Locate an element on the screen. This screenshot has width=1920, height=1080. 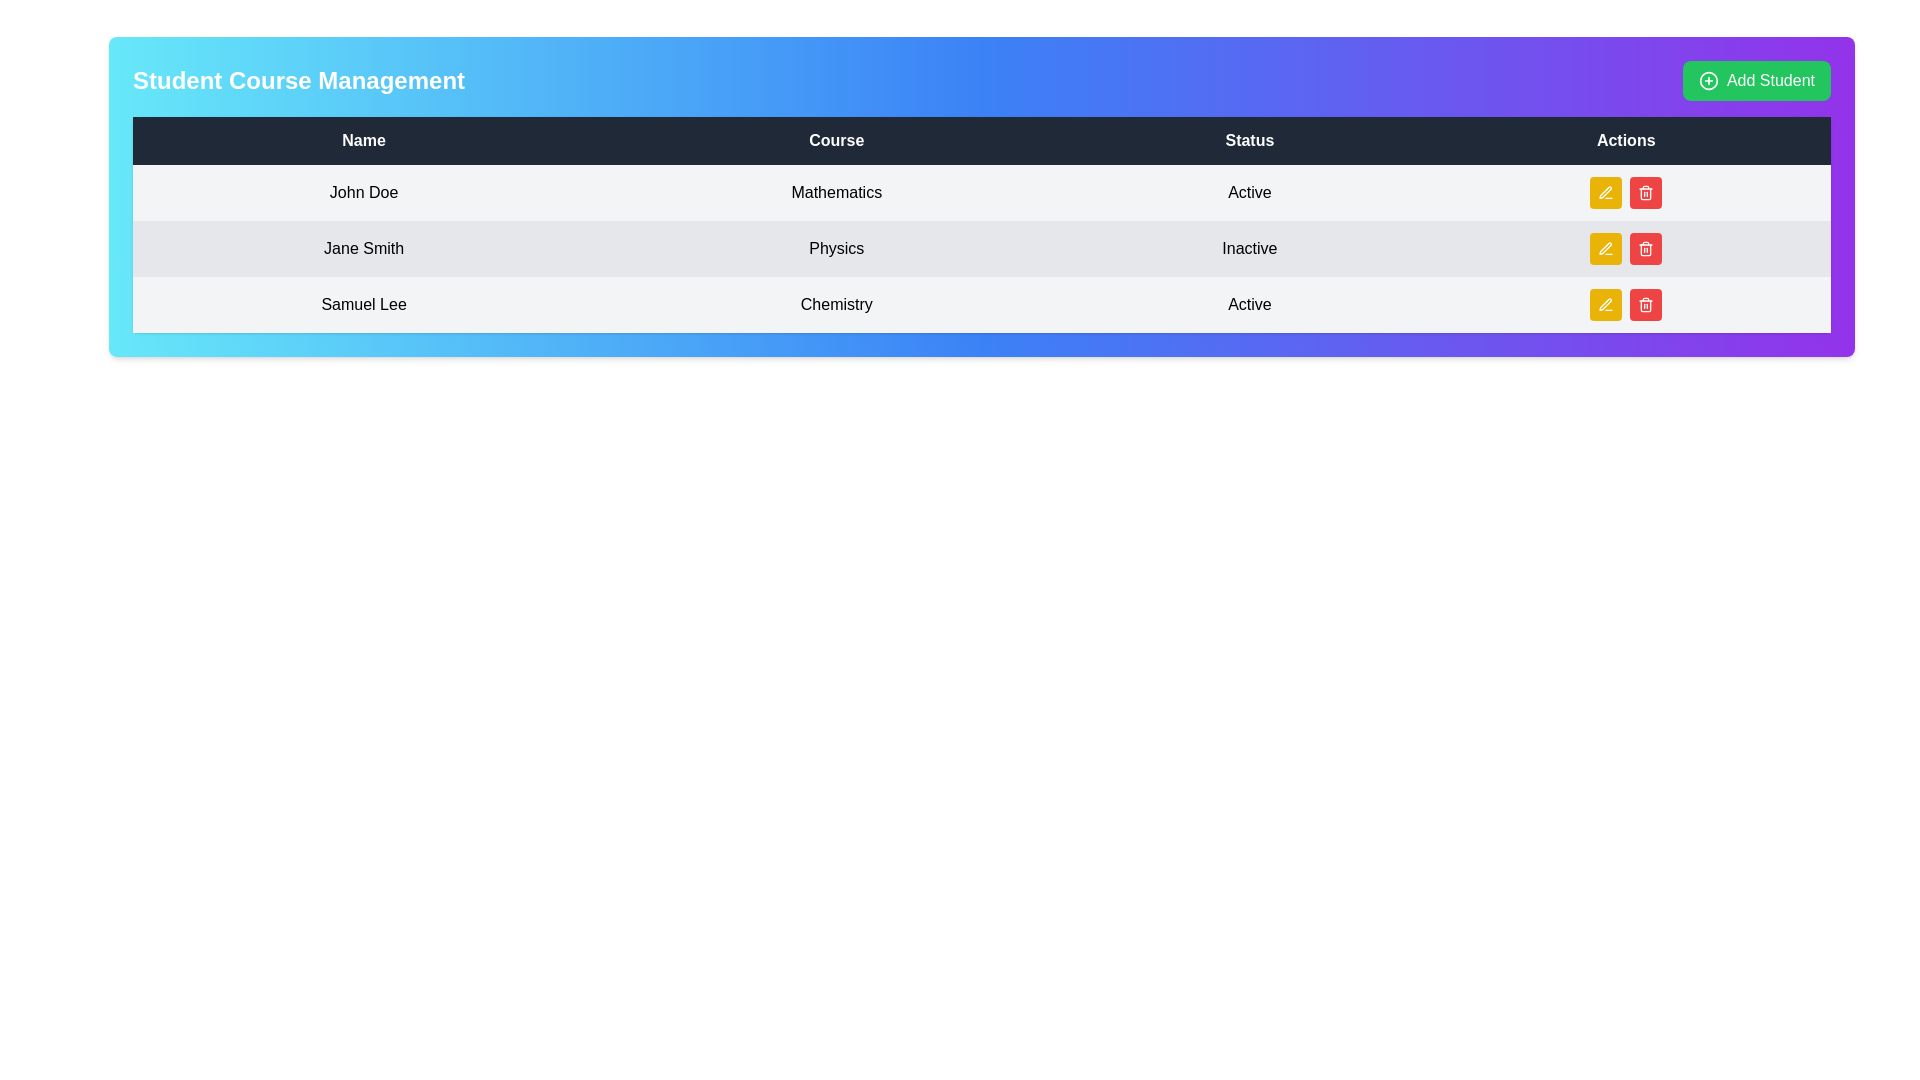
the Table Header Cell that labels the 'Status' column in the data table, located between the 'Course' and 'Actions' headers is located at coordinates (1248, 140).